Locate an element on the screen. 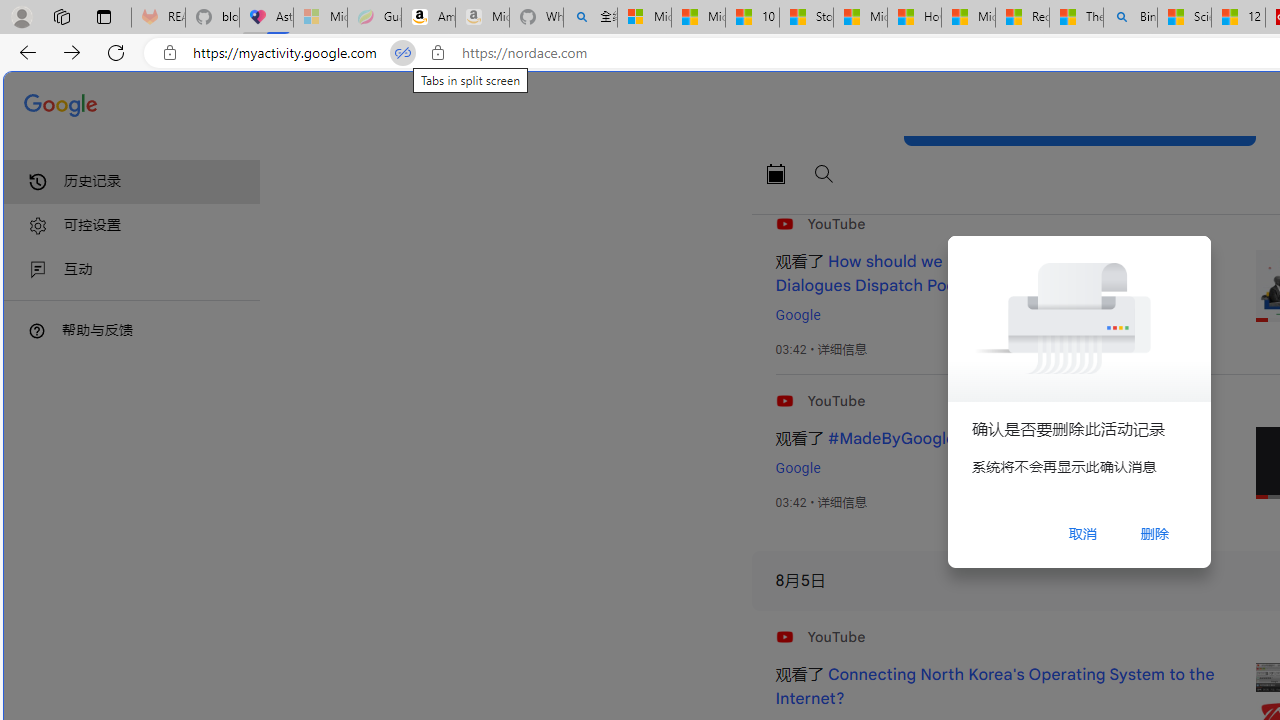 This screenshot has height=720, width=1280. 'Connecting North Korea' is located at coordinates (994, 686).